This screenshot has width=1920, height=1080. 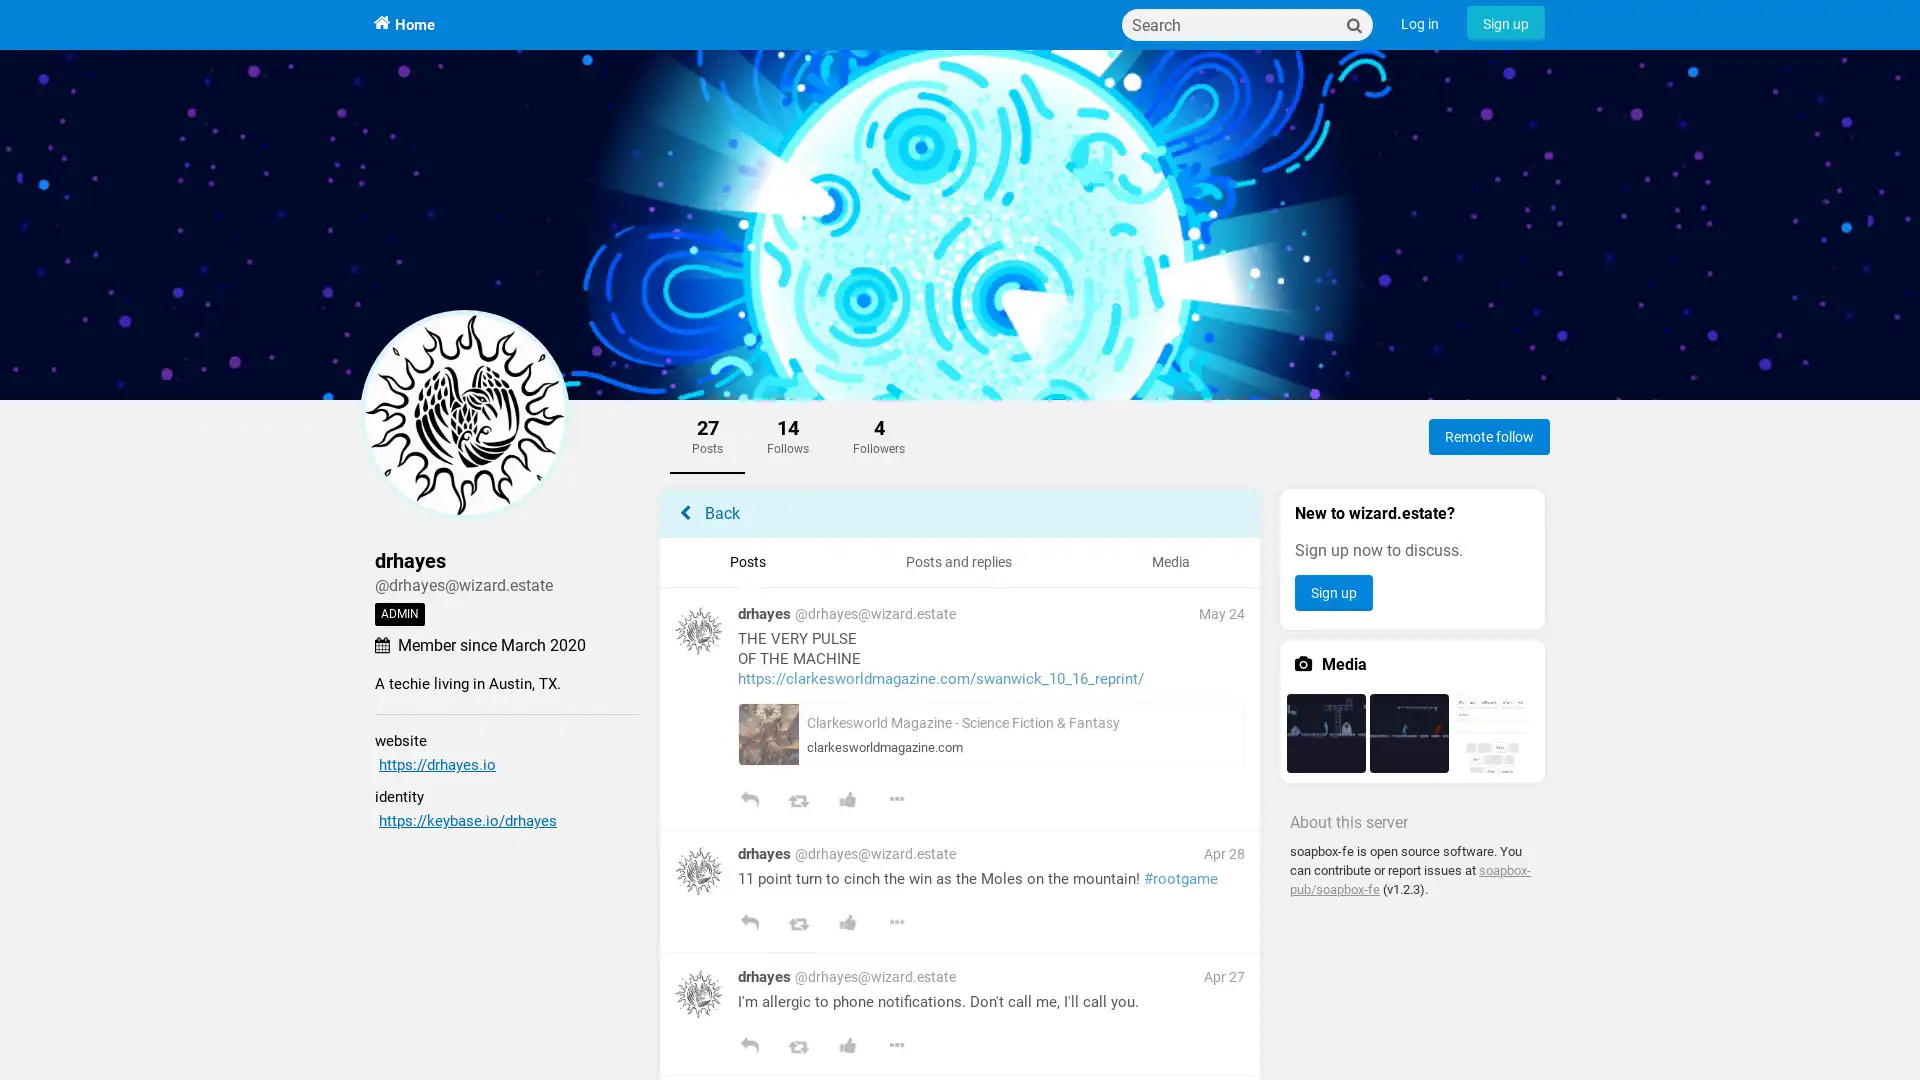 What do you see at coordinates (960, 512) in the screenshot?
I see `Back` at bounding box center [960, 512].